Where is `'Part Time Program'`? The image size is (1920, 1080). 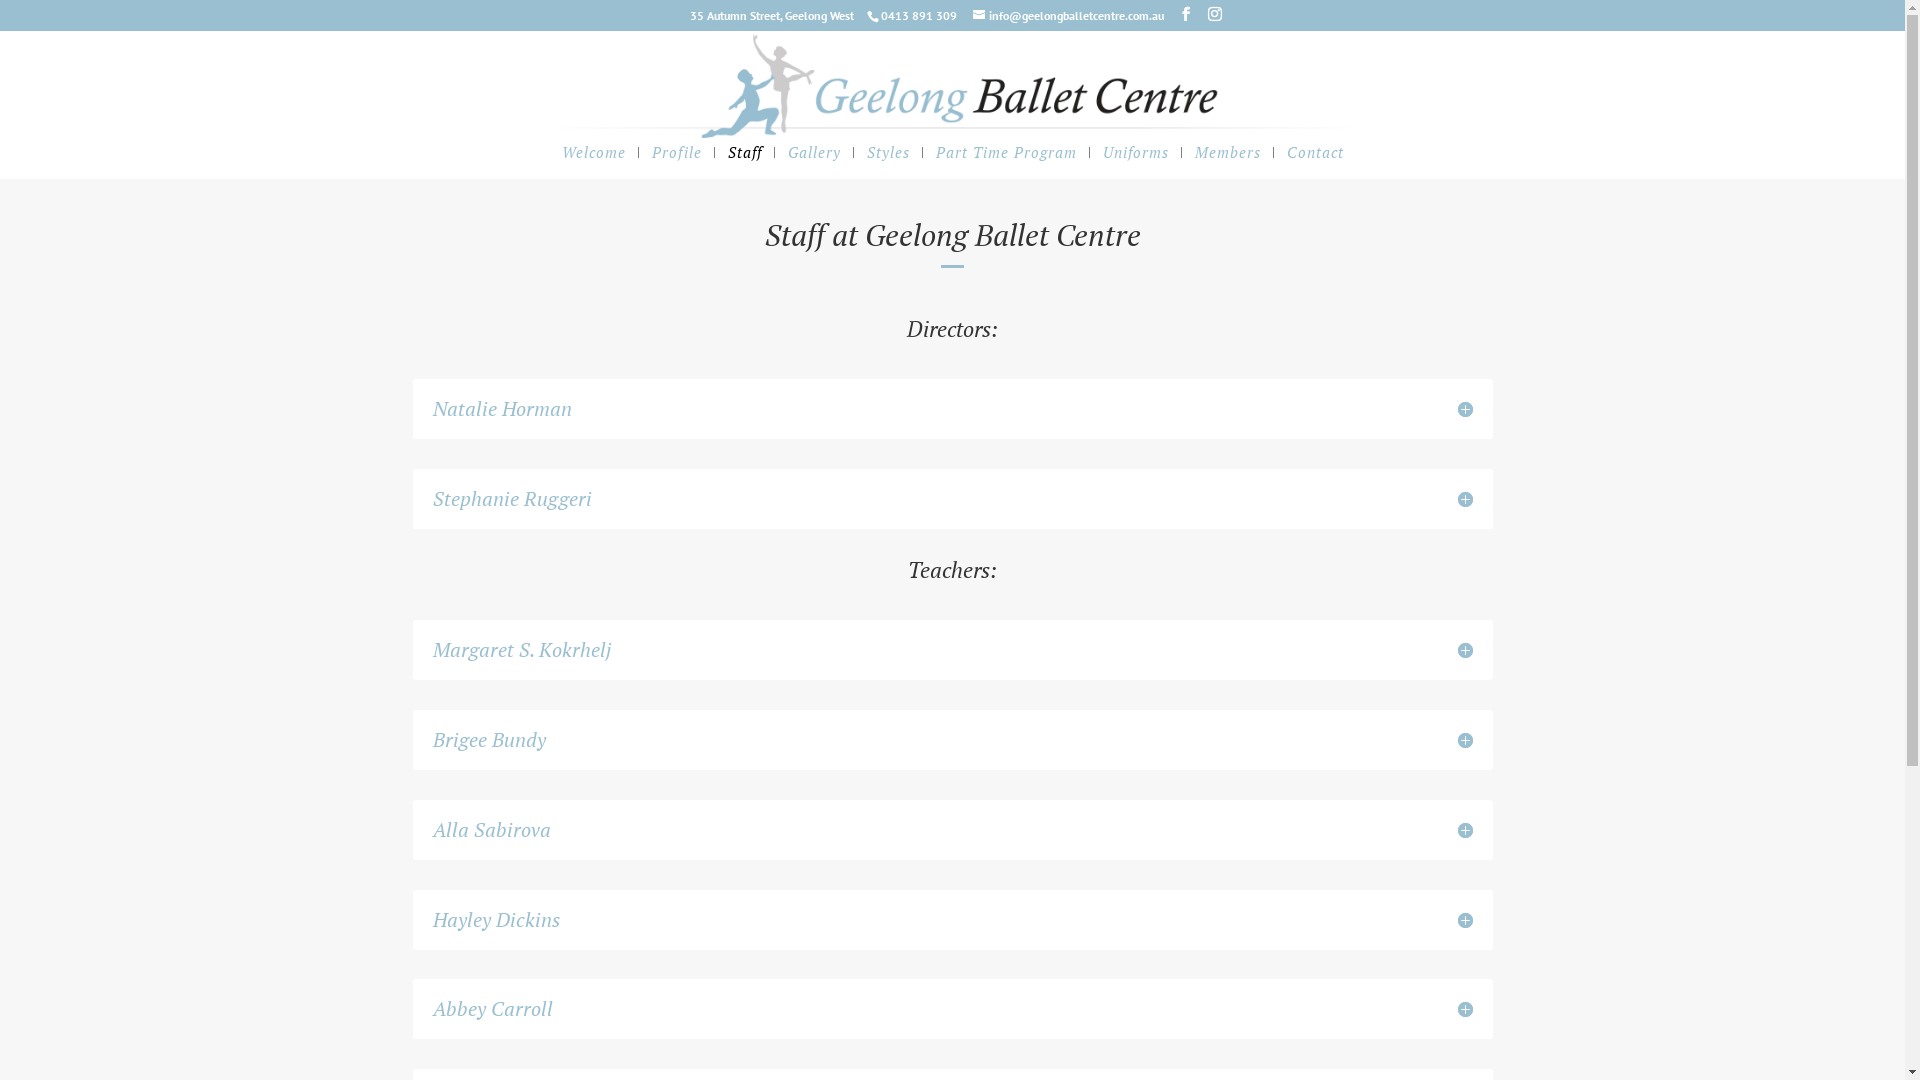
'Part Time Program' is located at coordinates (1006, 161).